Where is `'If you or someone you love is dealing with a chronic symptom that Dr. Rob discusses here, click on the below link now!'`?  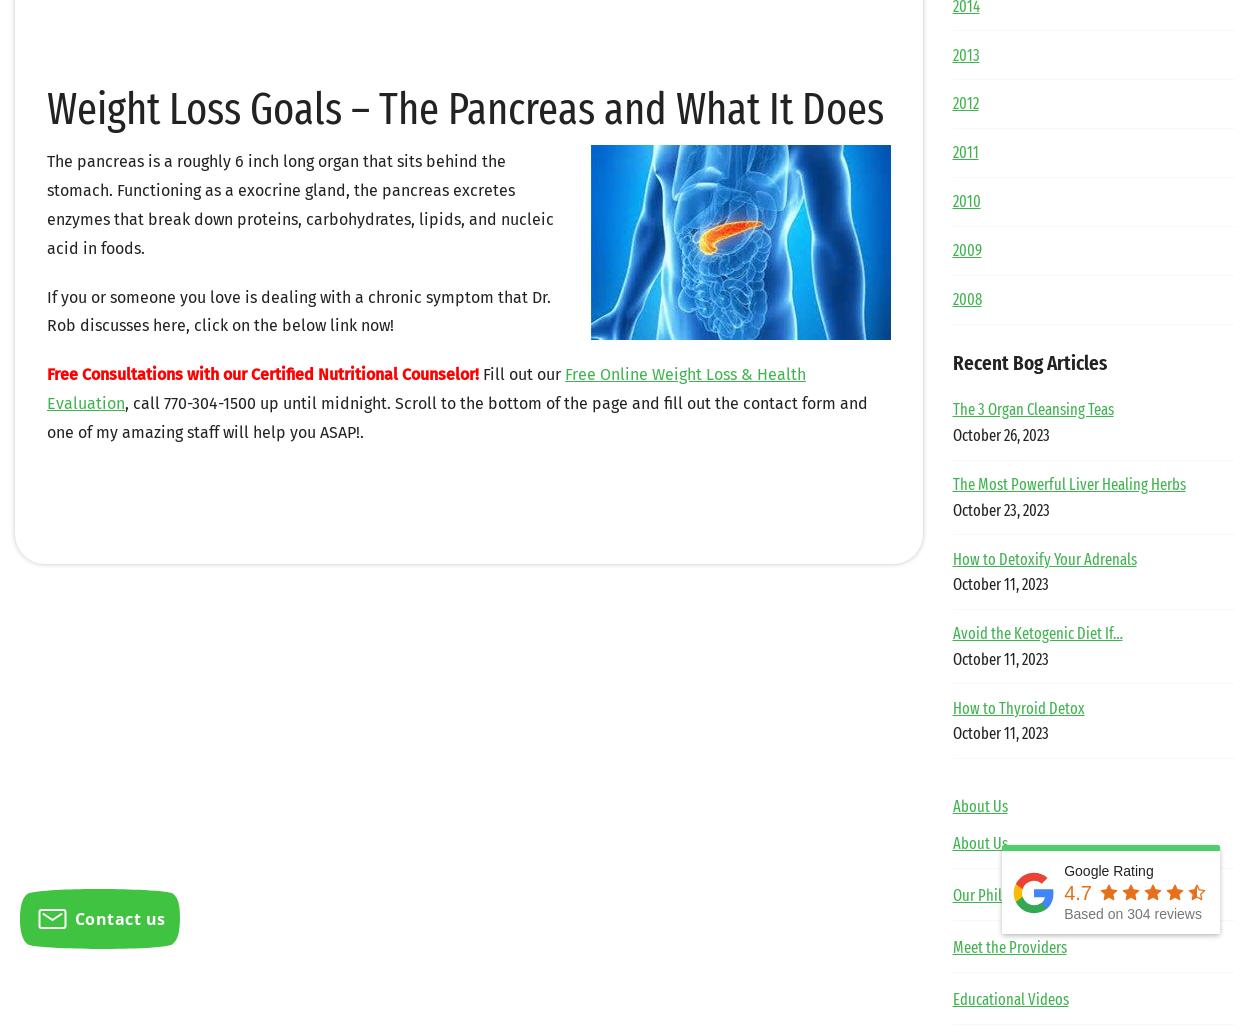 'If you or someone you love is dealing with a chronic symptom that Dr. Rob discusses here, click on the below link now!' is located at coordinates (299, 311).